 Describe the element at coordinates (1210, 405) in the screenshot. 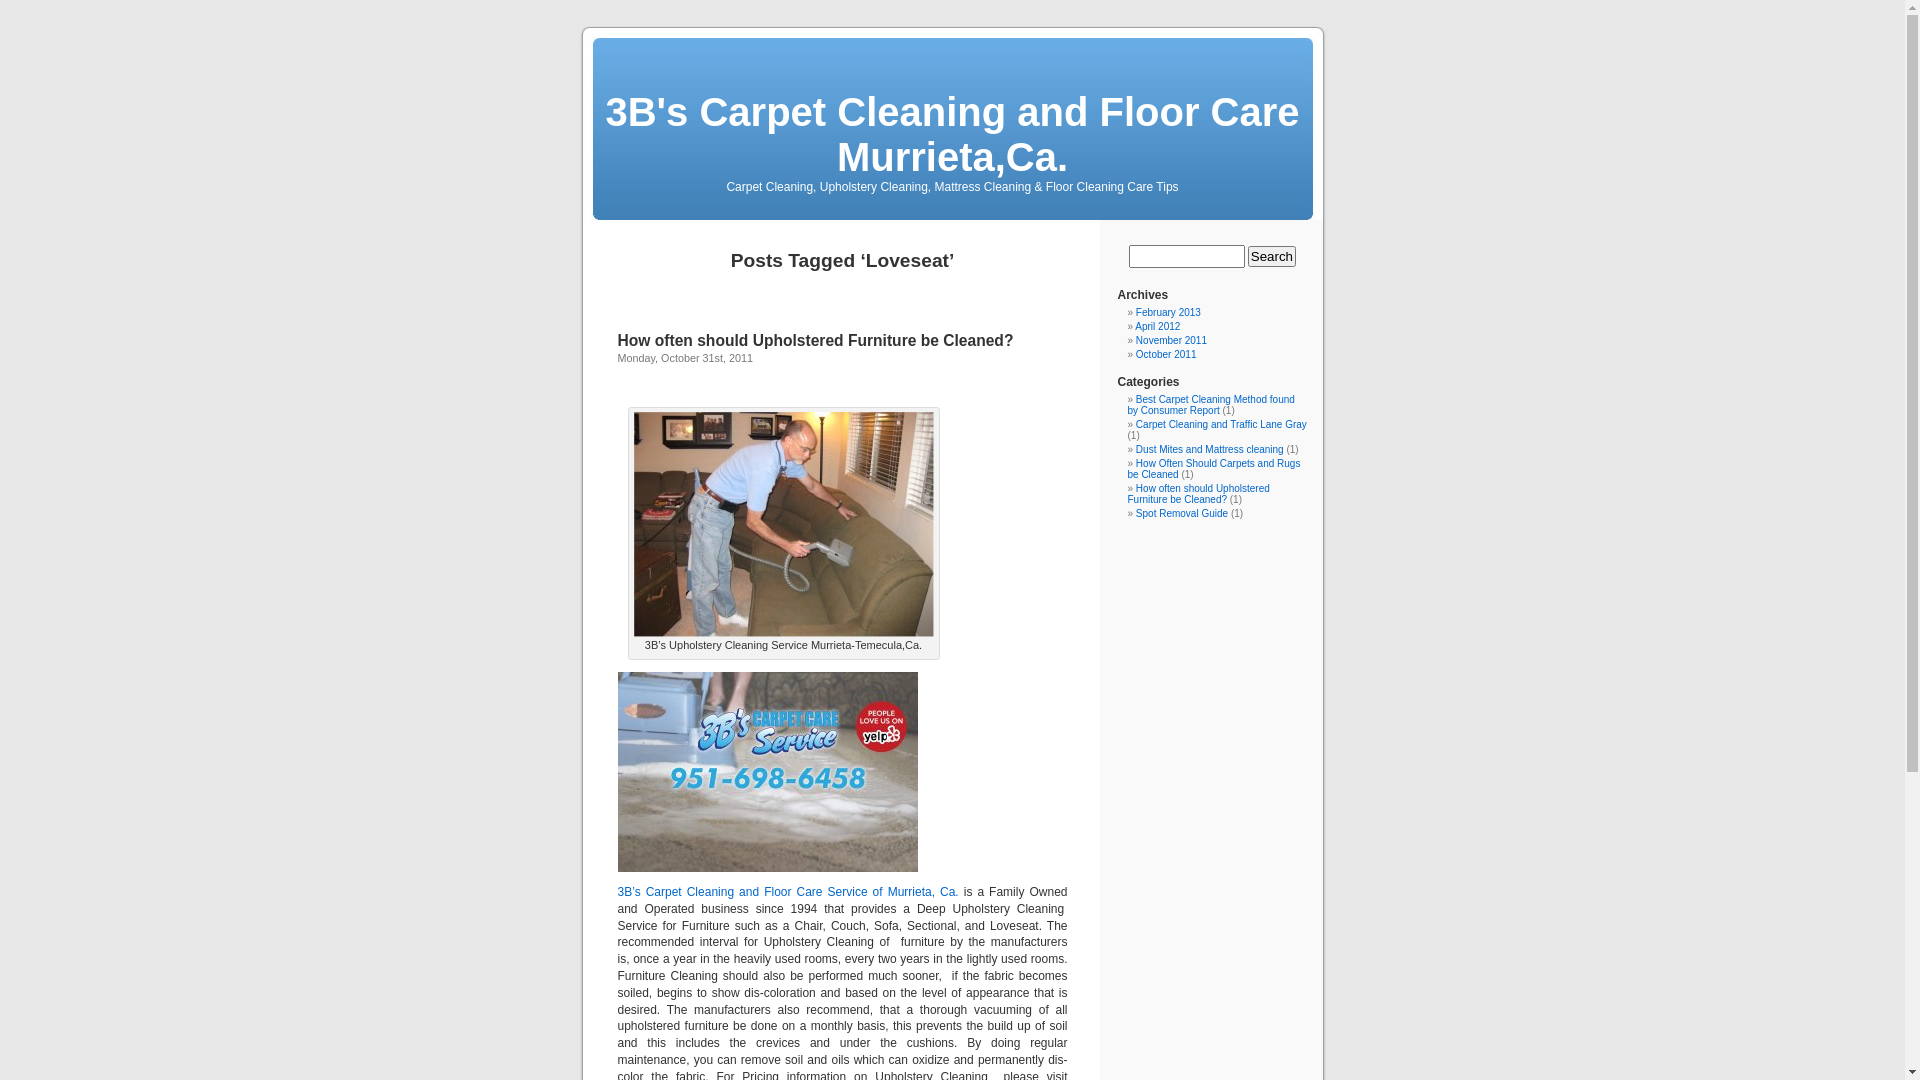

I see `'Best Carpet Cleaning Method found by Consumer Report'` at that location.